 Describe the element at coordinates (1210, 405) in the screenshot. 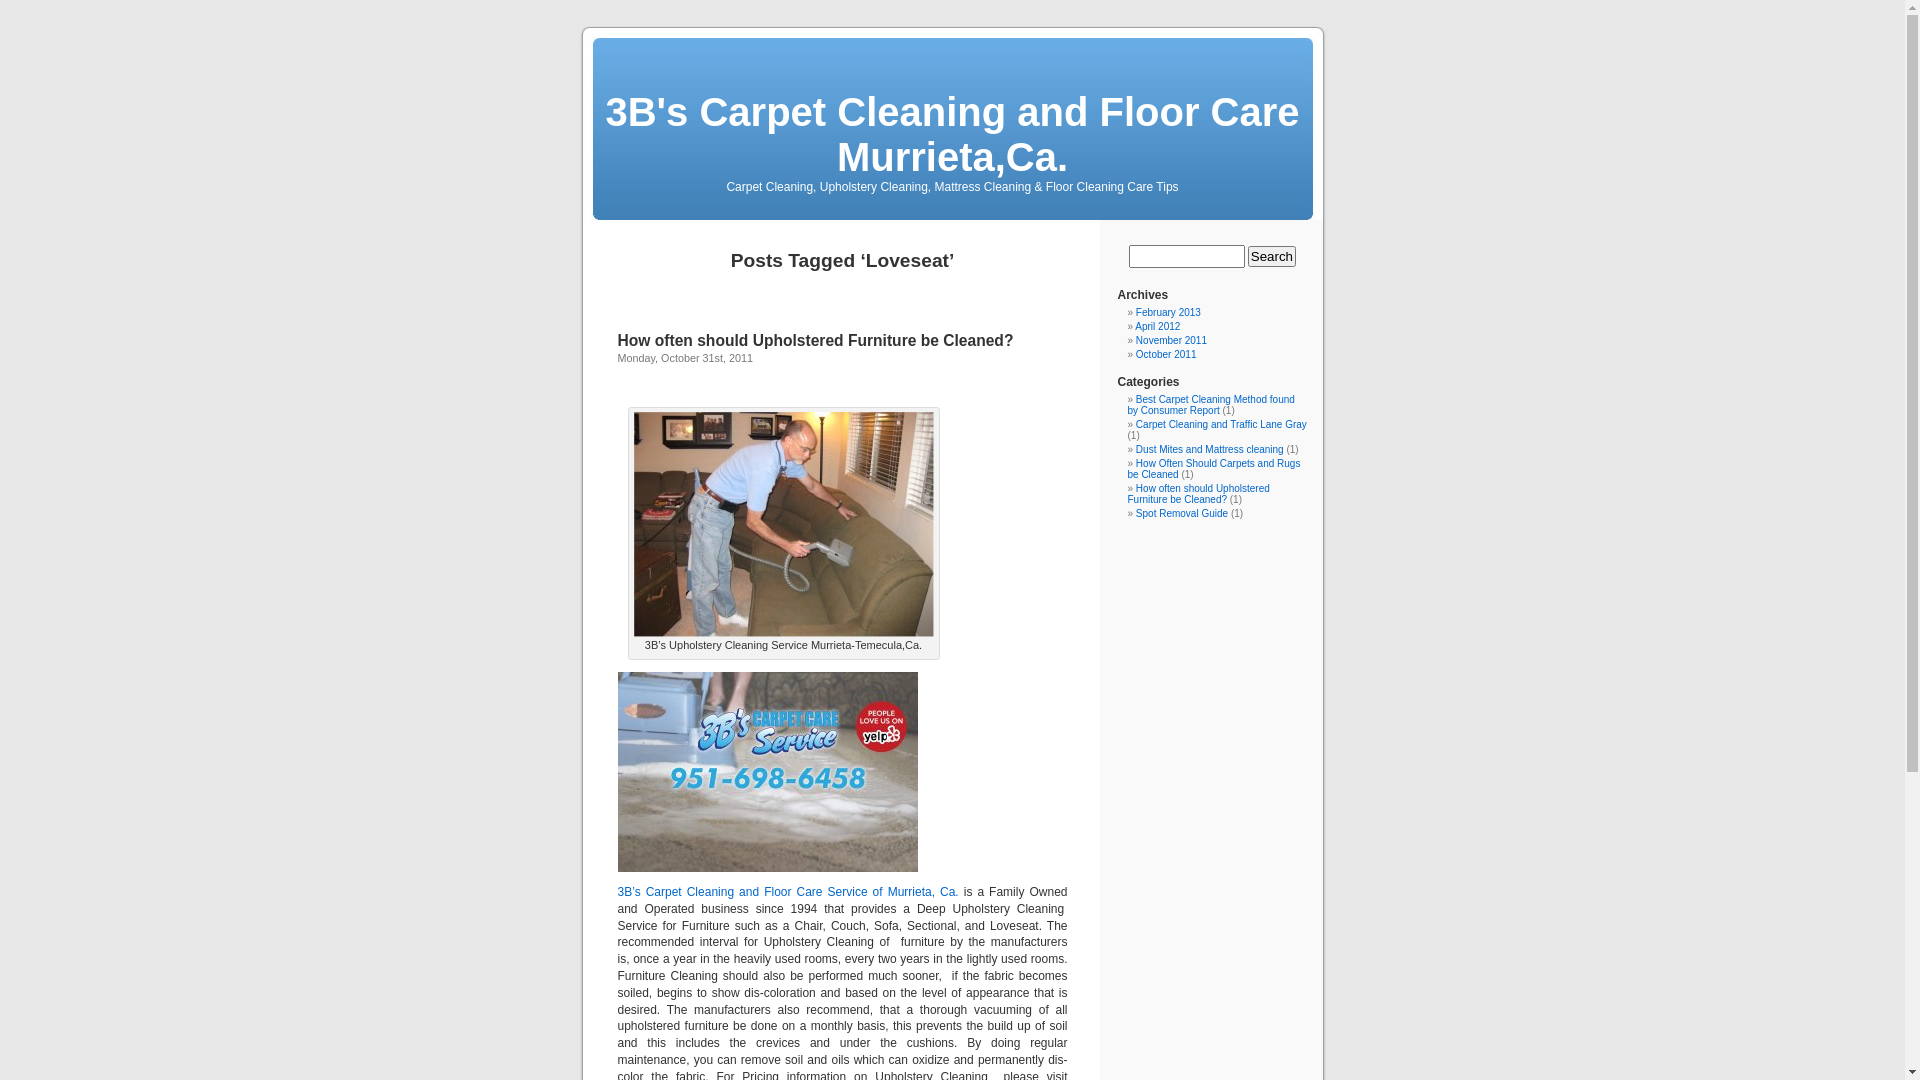

I see `'Best Carpet Cleaning Method found by Consumer Report'` at that location.